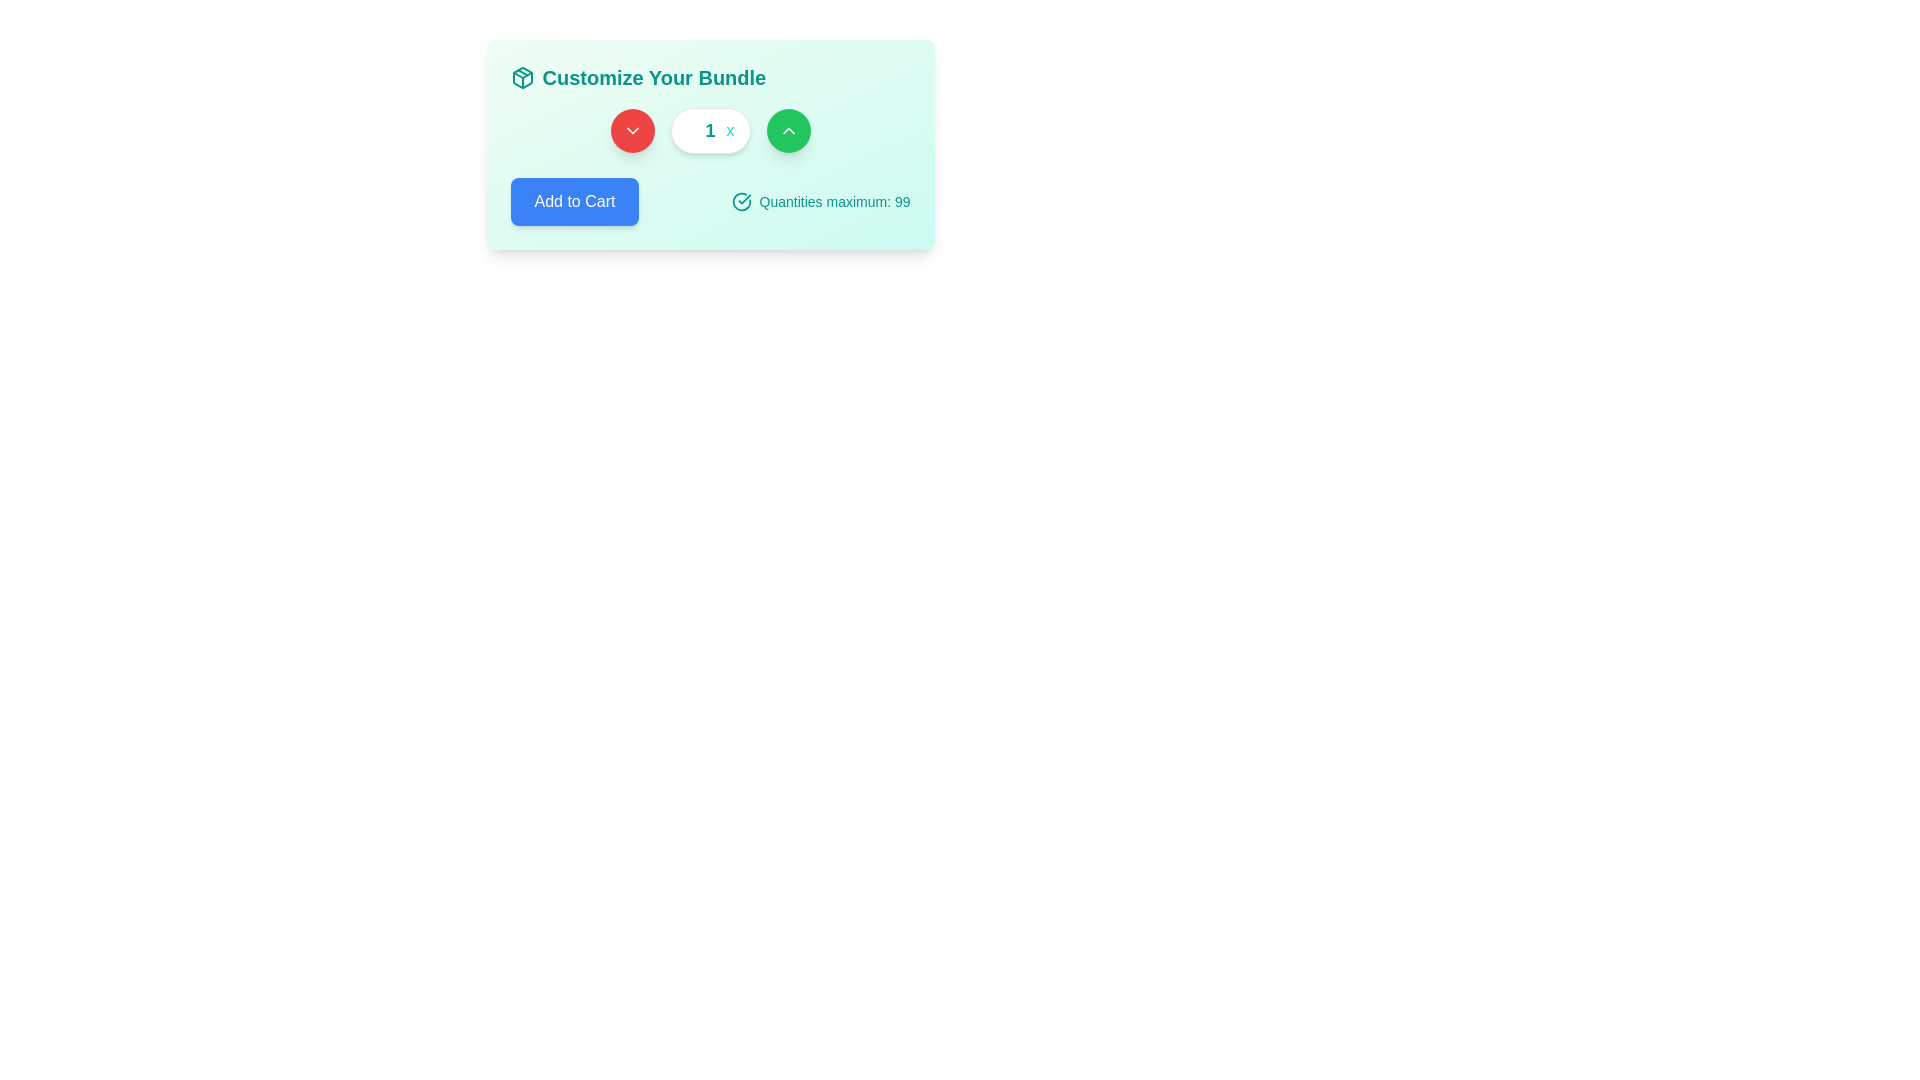 This screenshot has width=1920, height=1080. Describe the element at coordinates (740, 201) in the screenshot. I see `the circular teal icon with a checkmark inside, located to the left of the 'Quantities maximum: 99' label` at that location.